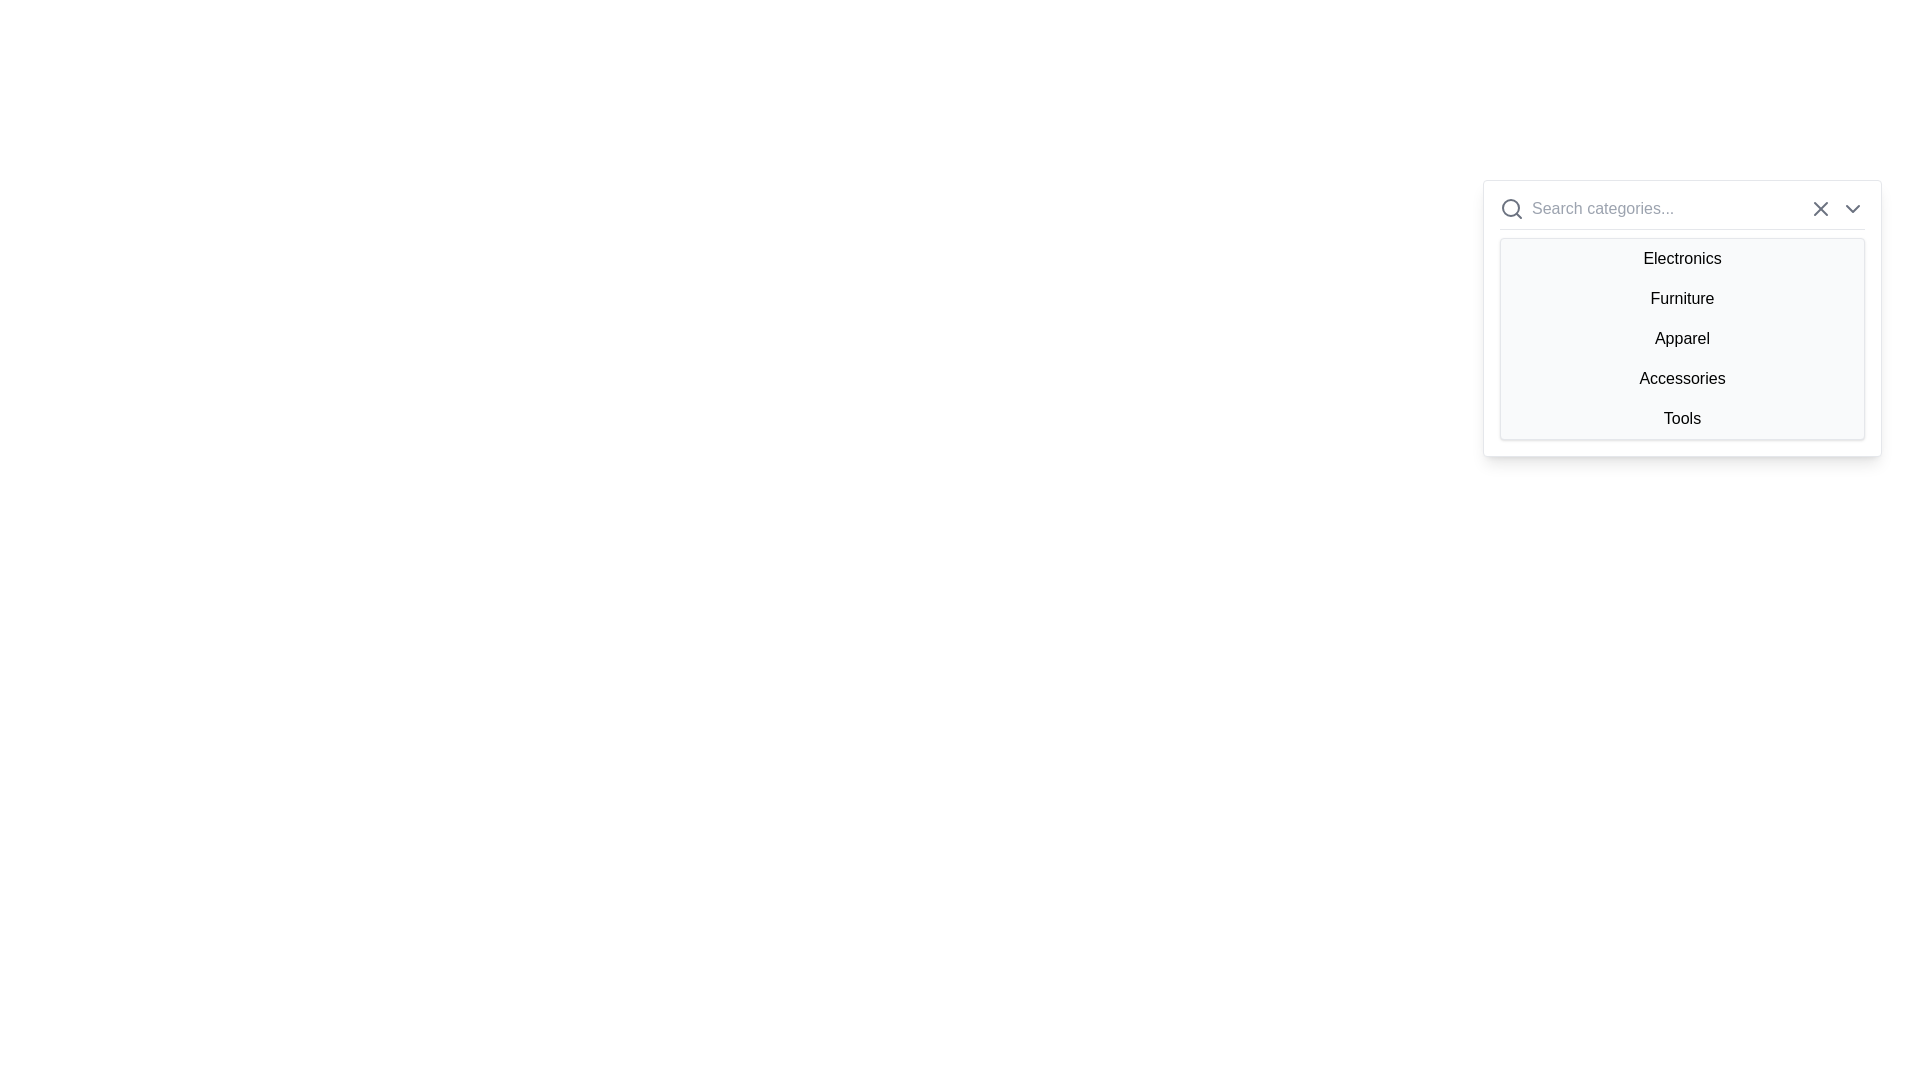 The image size is (1920, 1080). Describe the element at coordinates (1681, 338) in the screenshot. I see `the selectable option labeled 'Apparel' in the dropdown menu` at that location.